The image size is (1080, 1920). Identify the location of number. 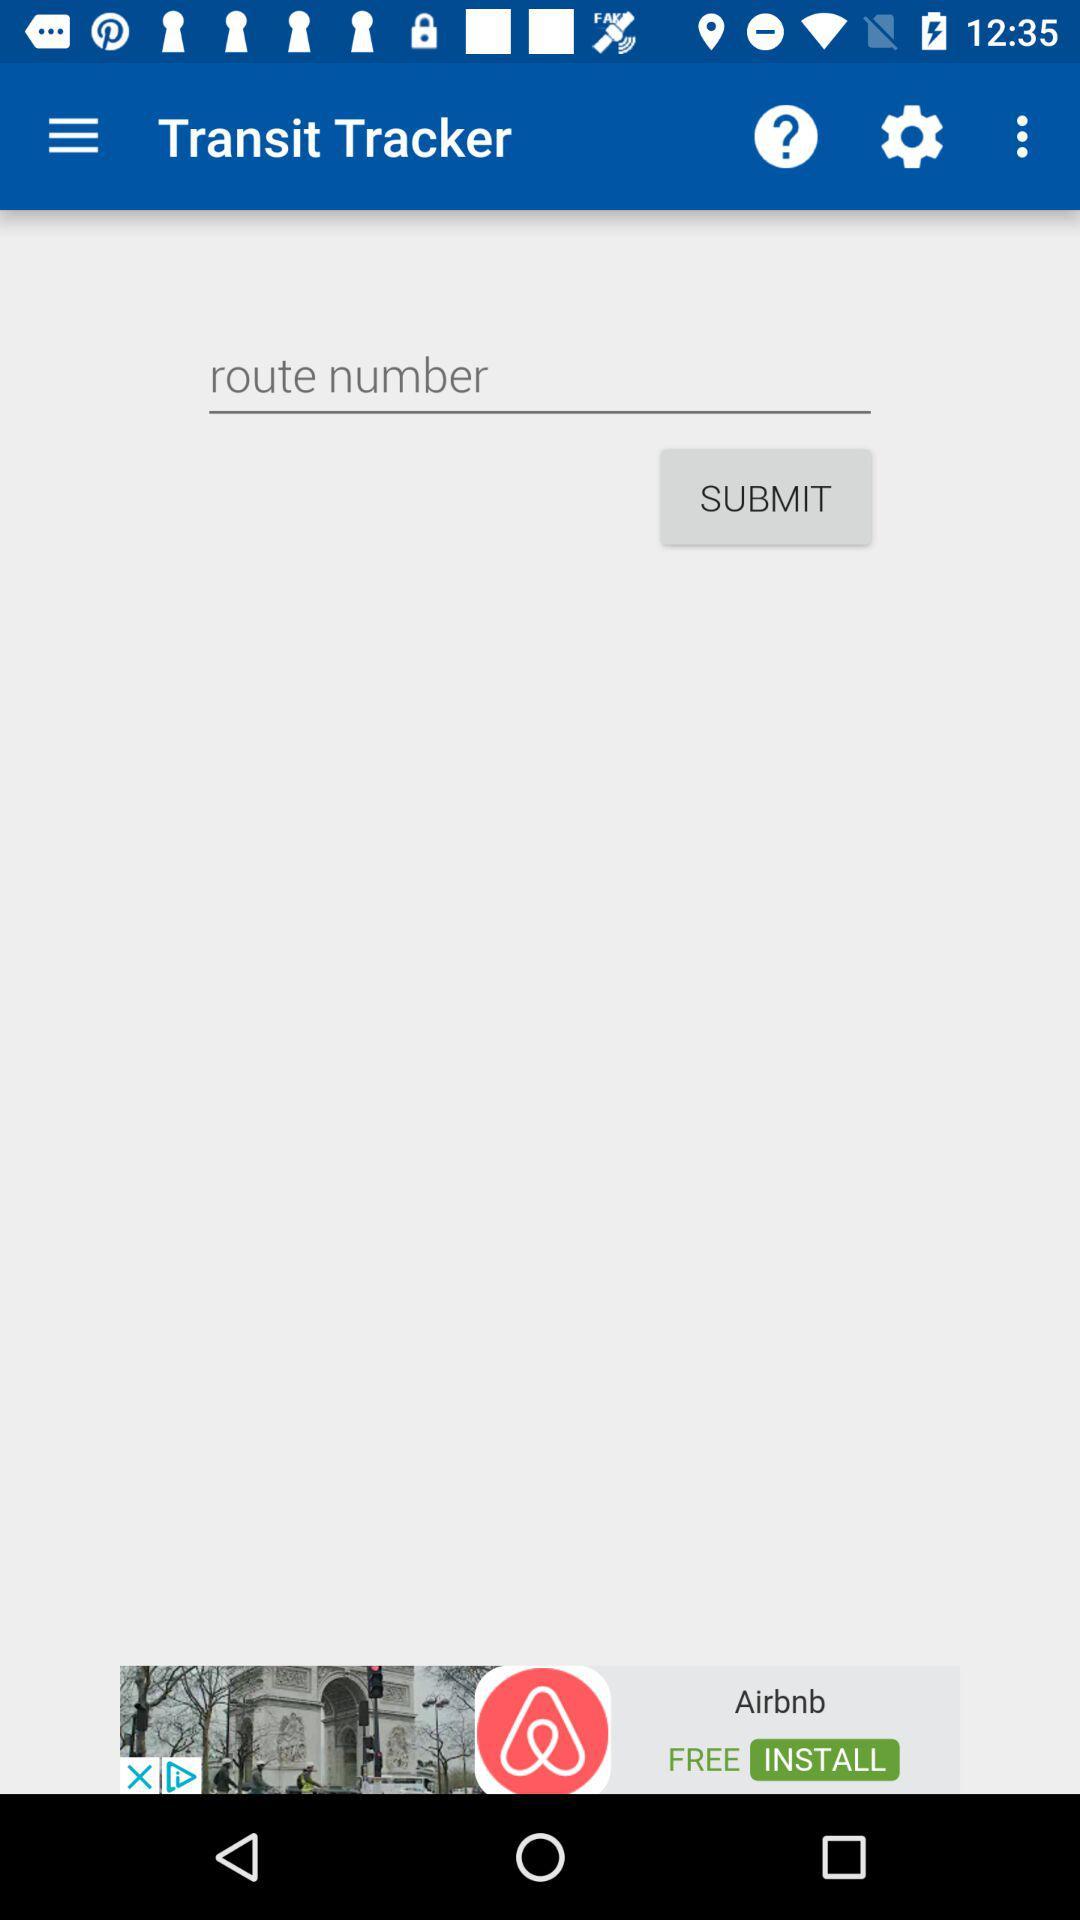
(540, 374).